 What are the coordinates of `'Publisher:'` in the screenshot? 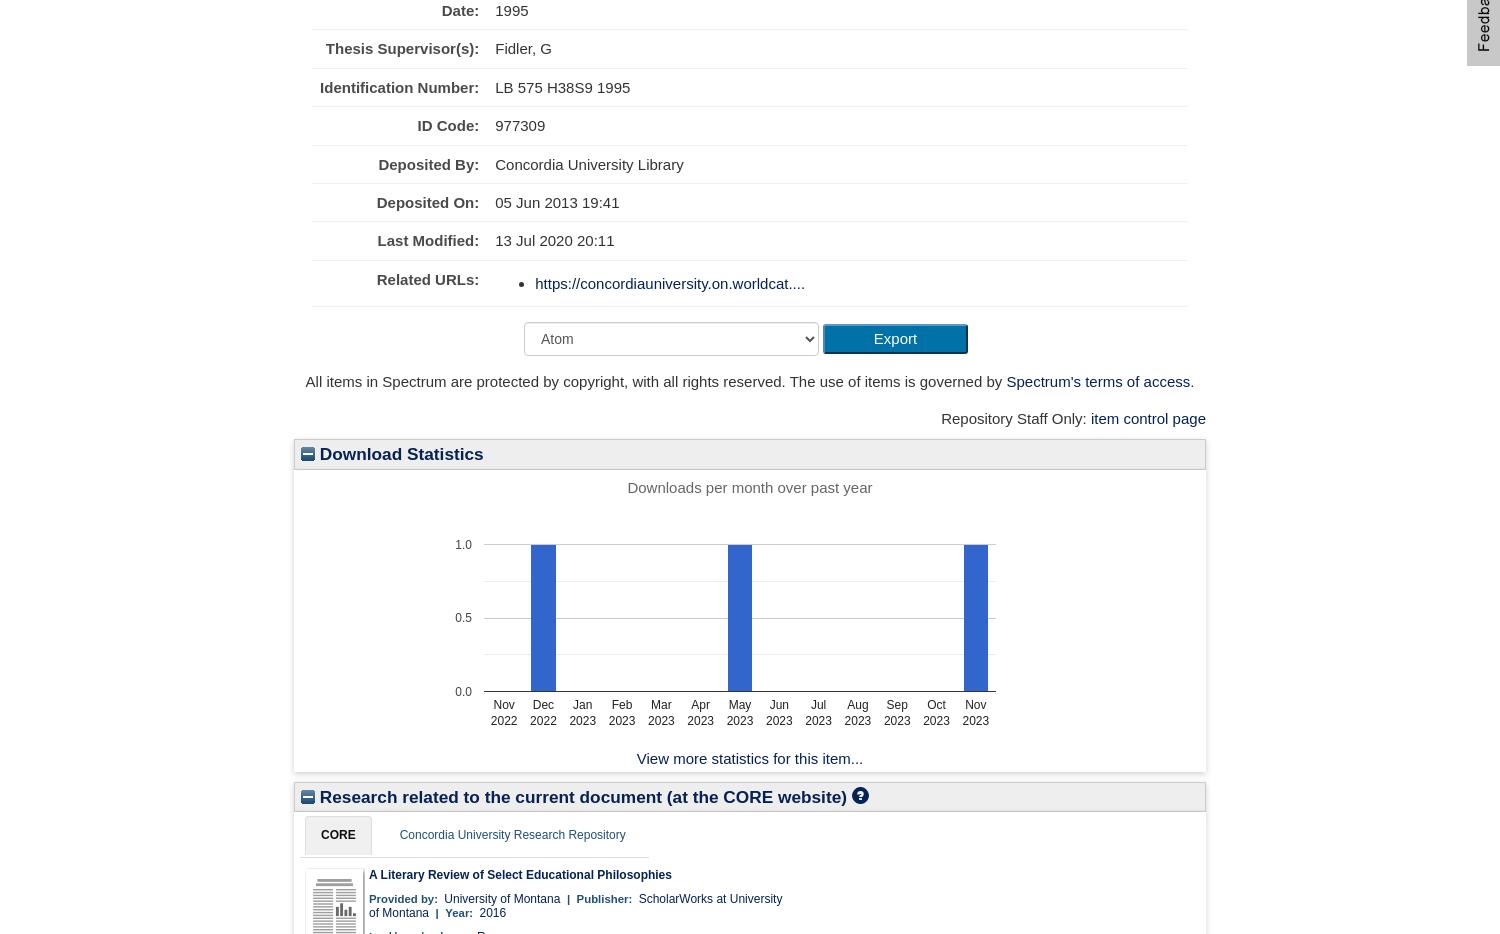 It's located at (606, 898).